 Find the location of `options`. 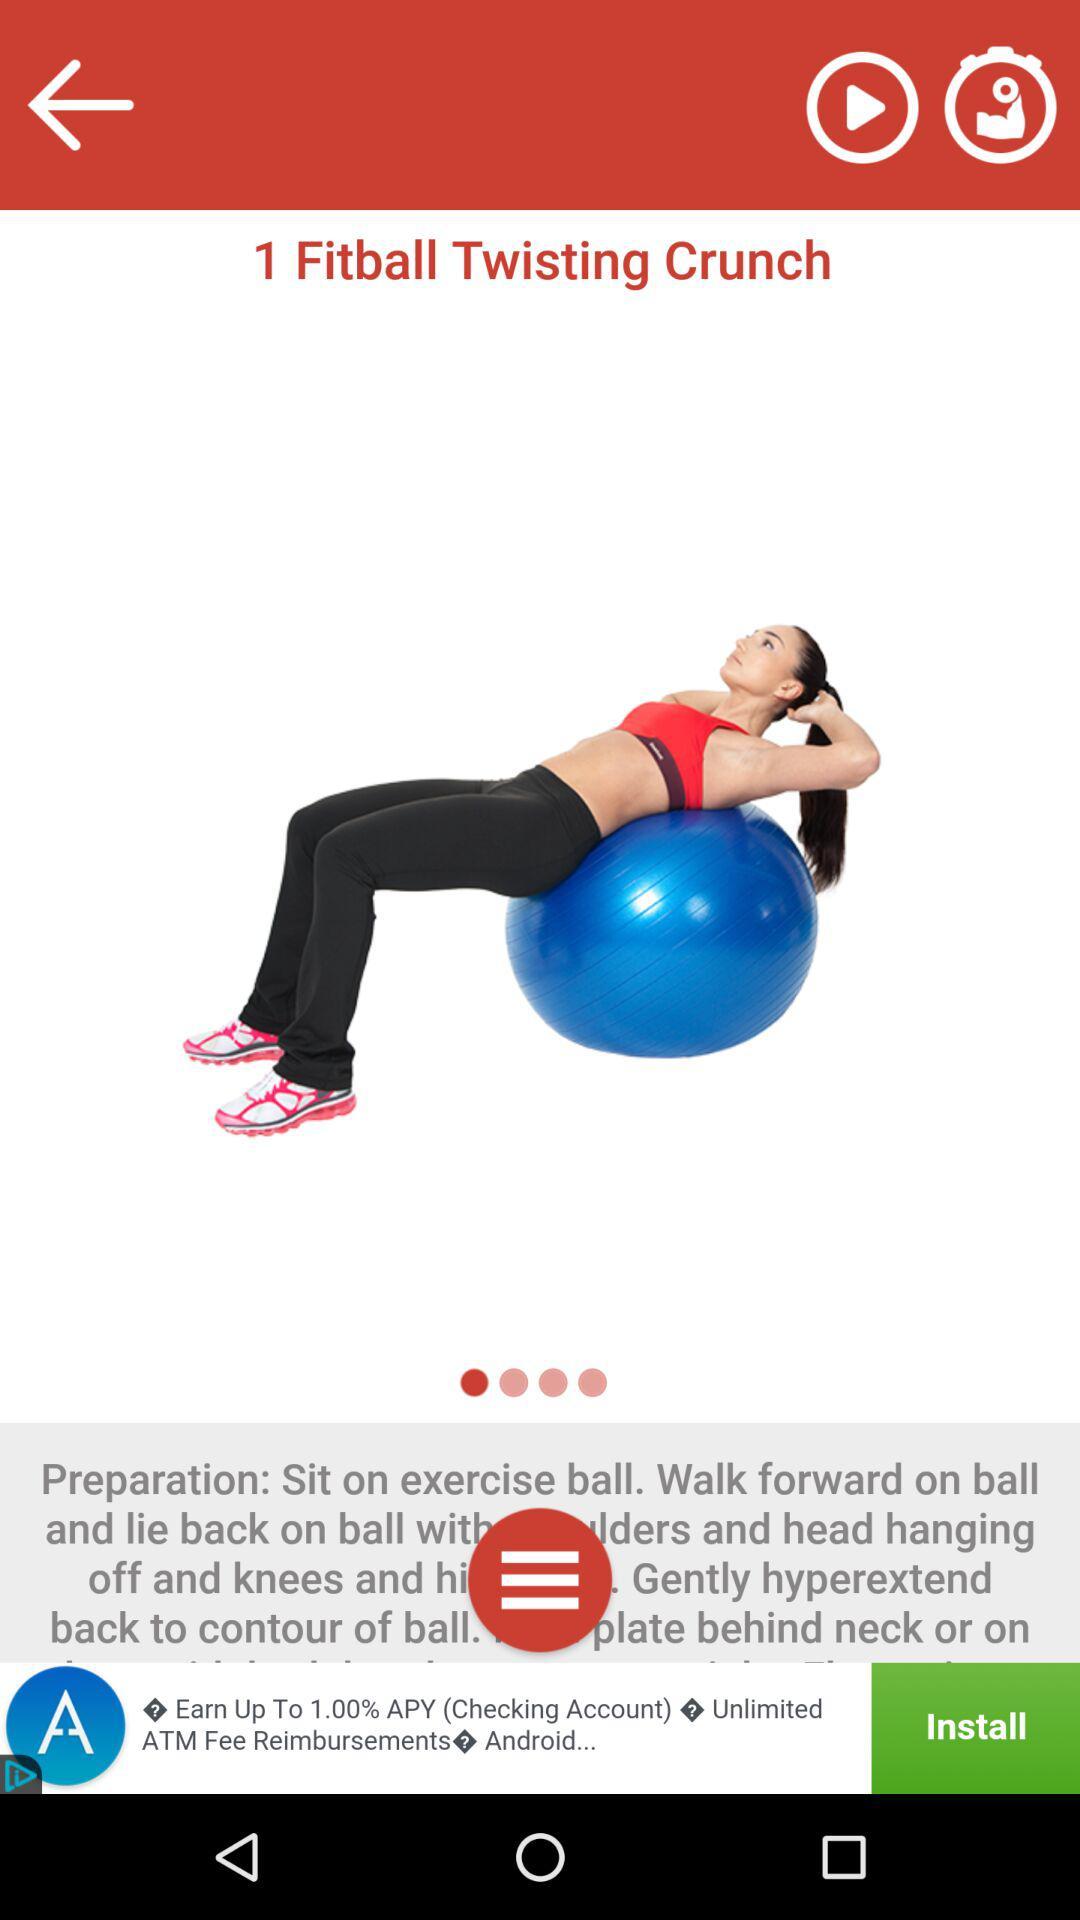

options is located at coordinates (540, 1583).